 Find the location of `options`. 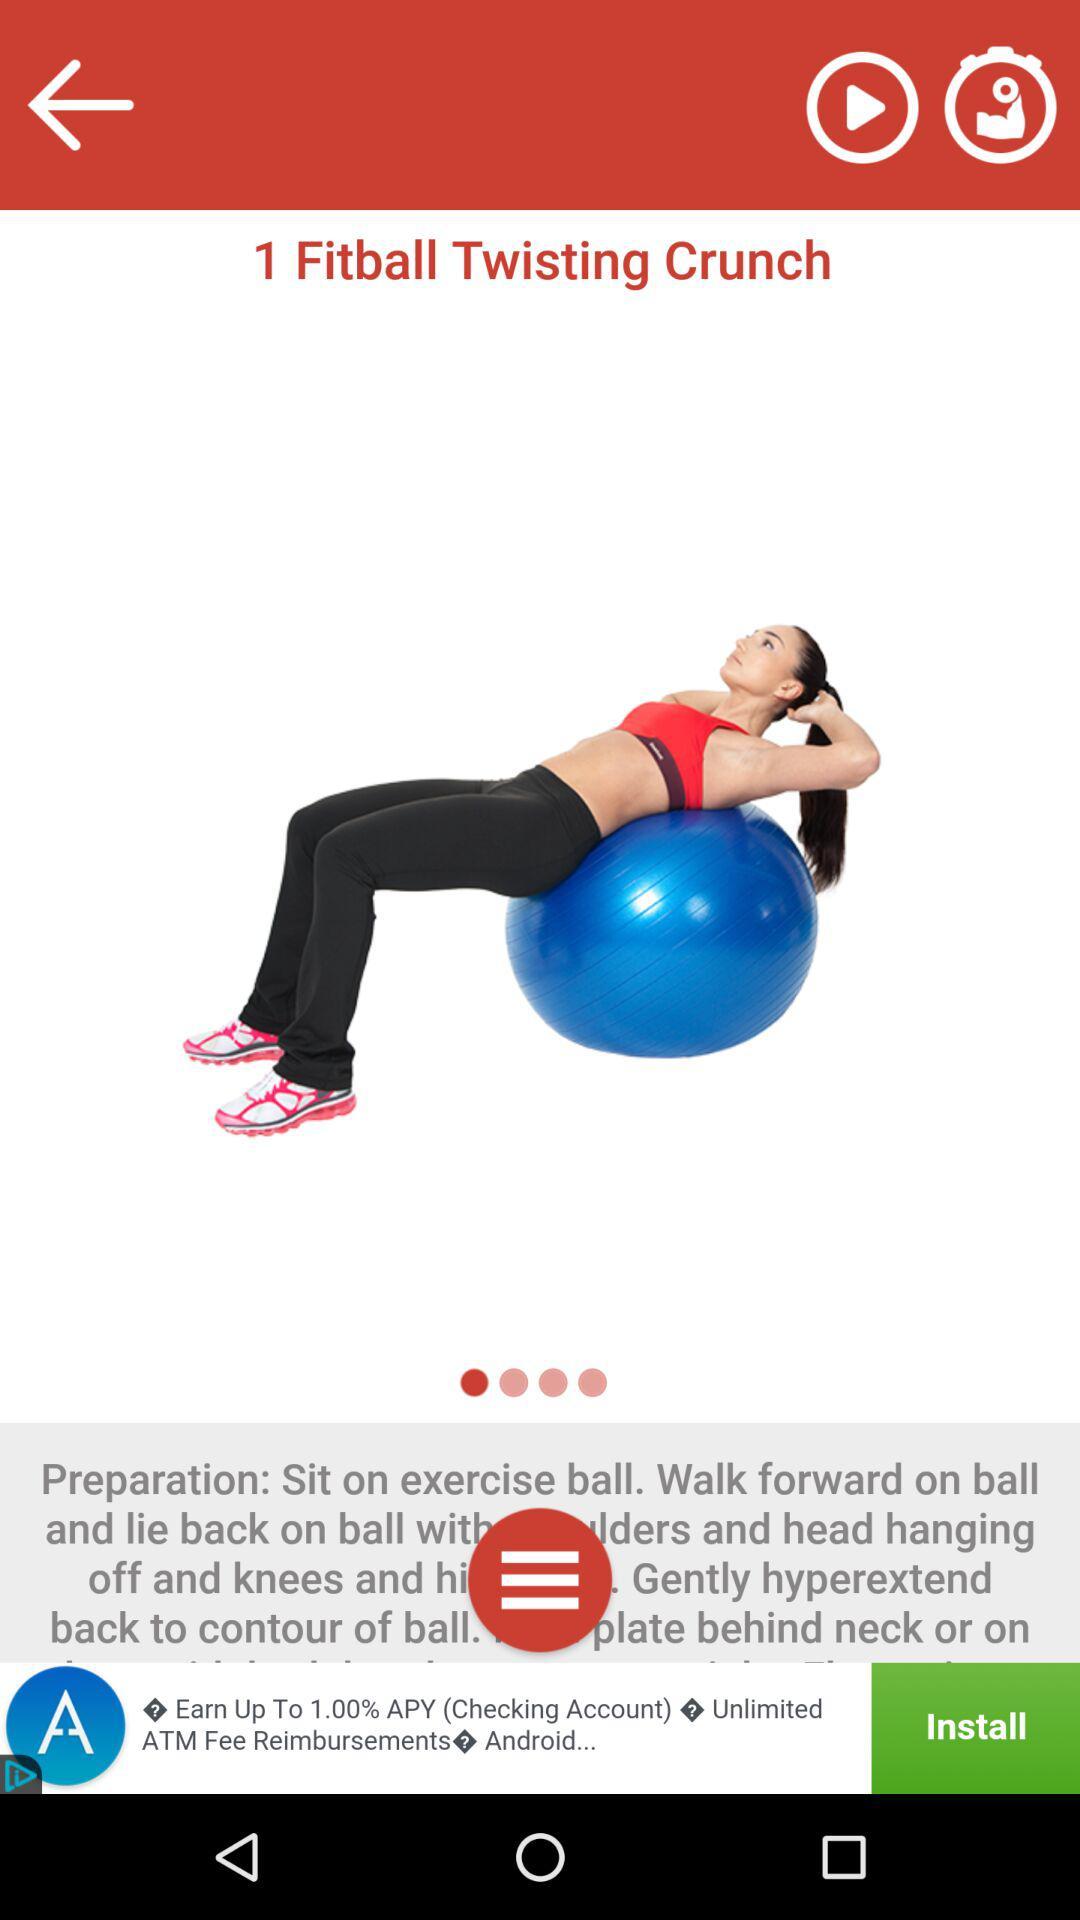

options is located at coordinates (540, 1583).